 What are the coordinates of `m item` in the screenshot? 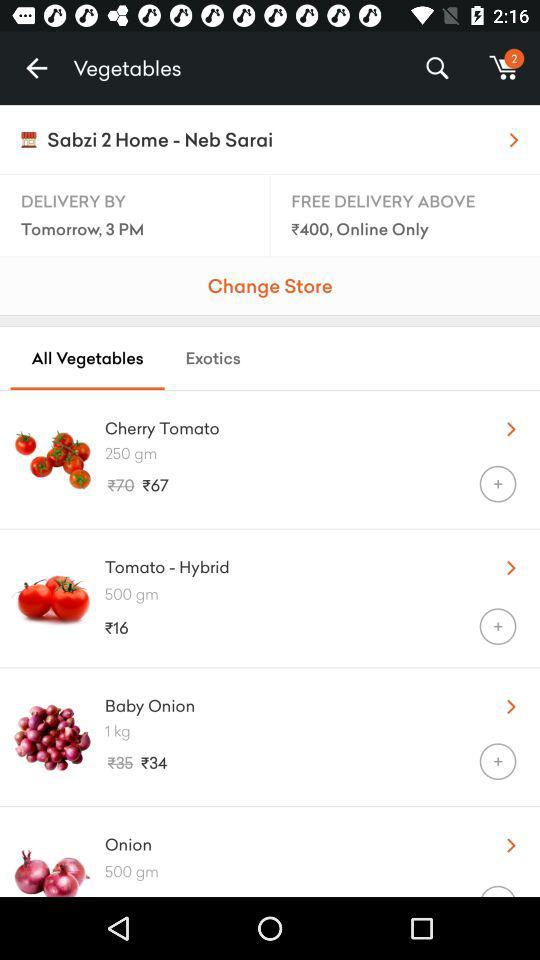 It's located at (503, 68).